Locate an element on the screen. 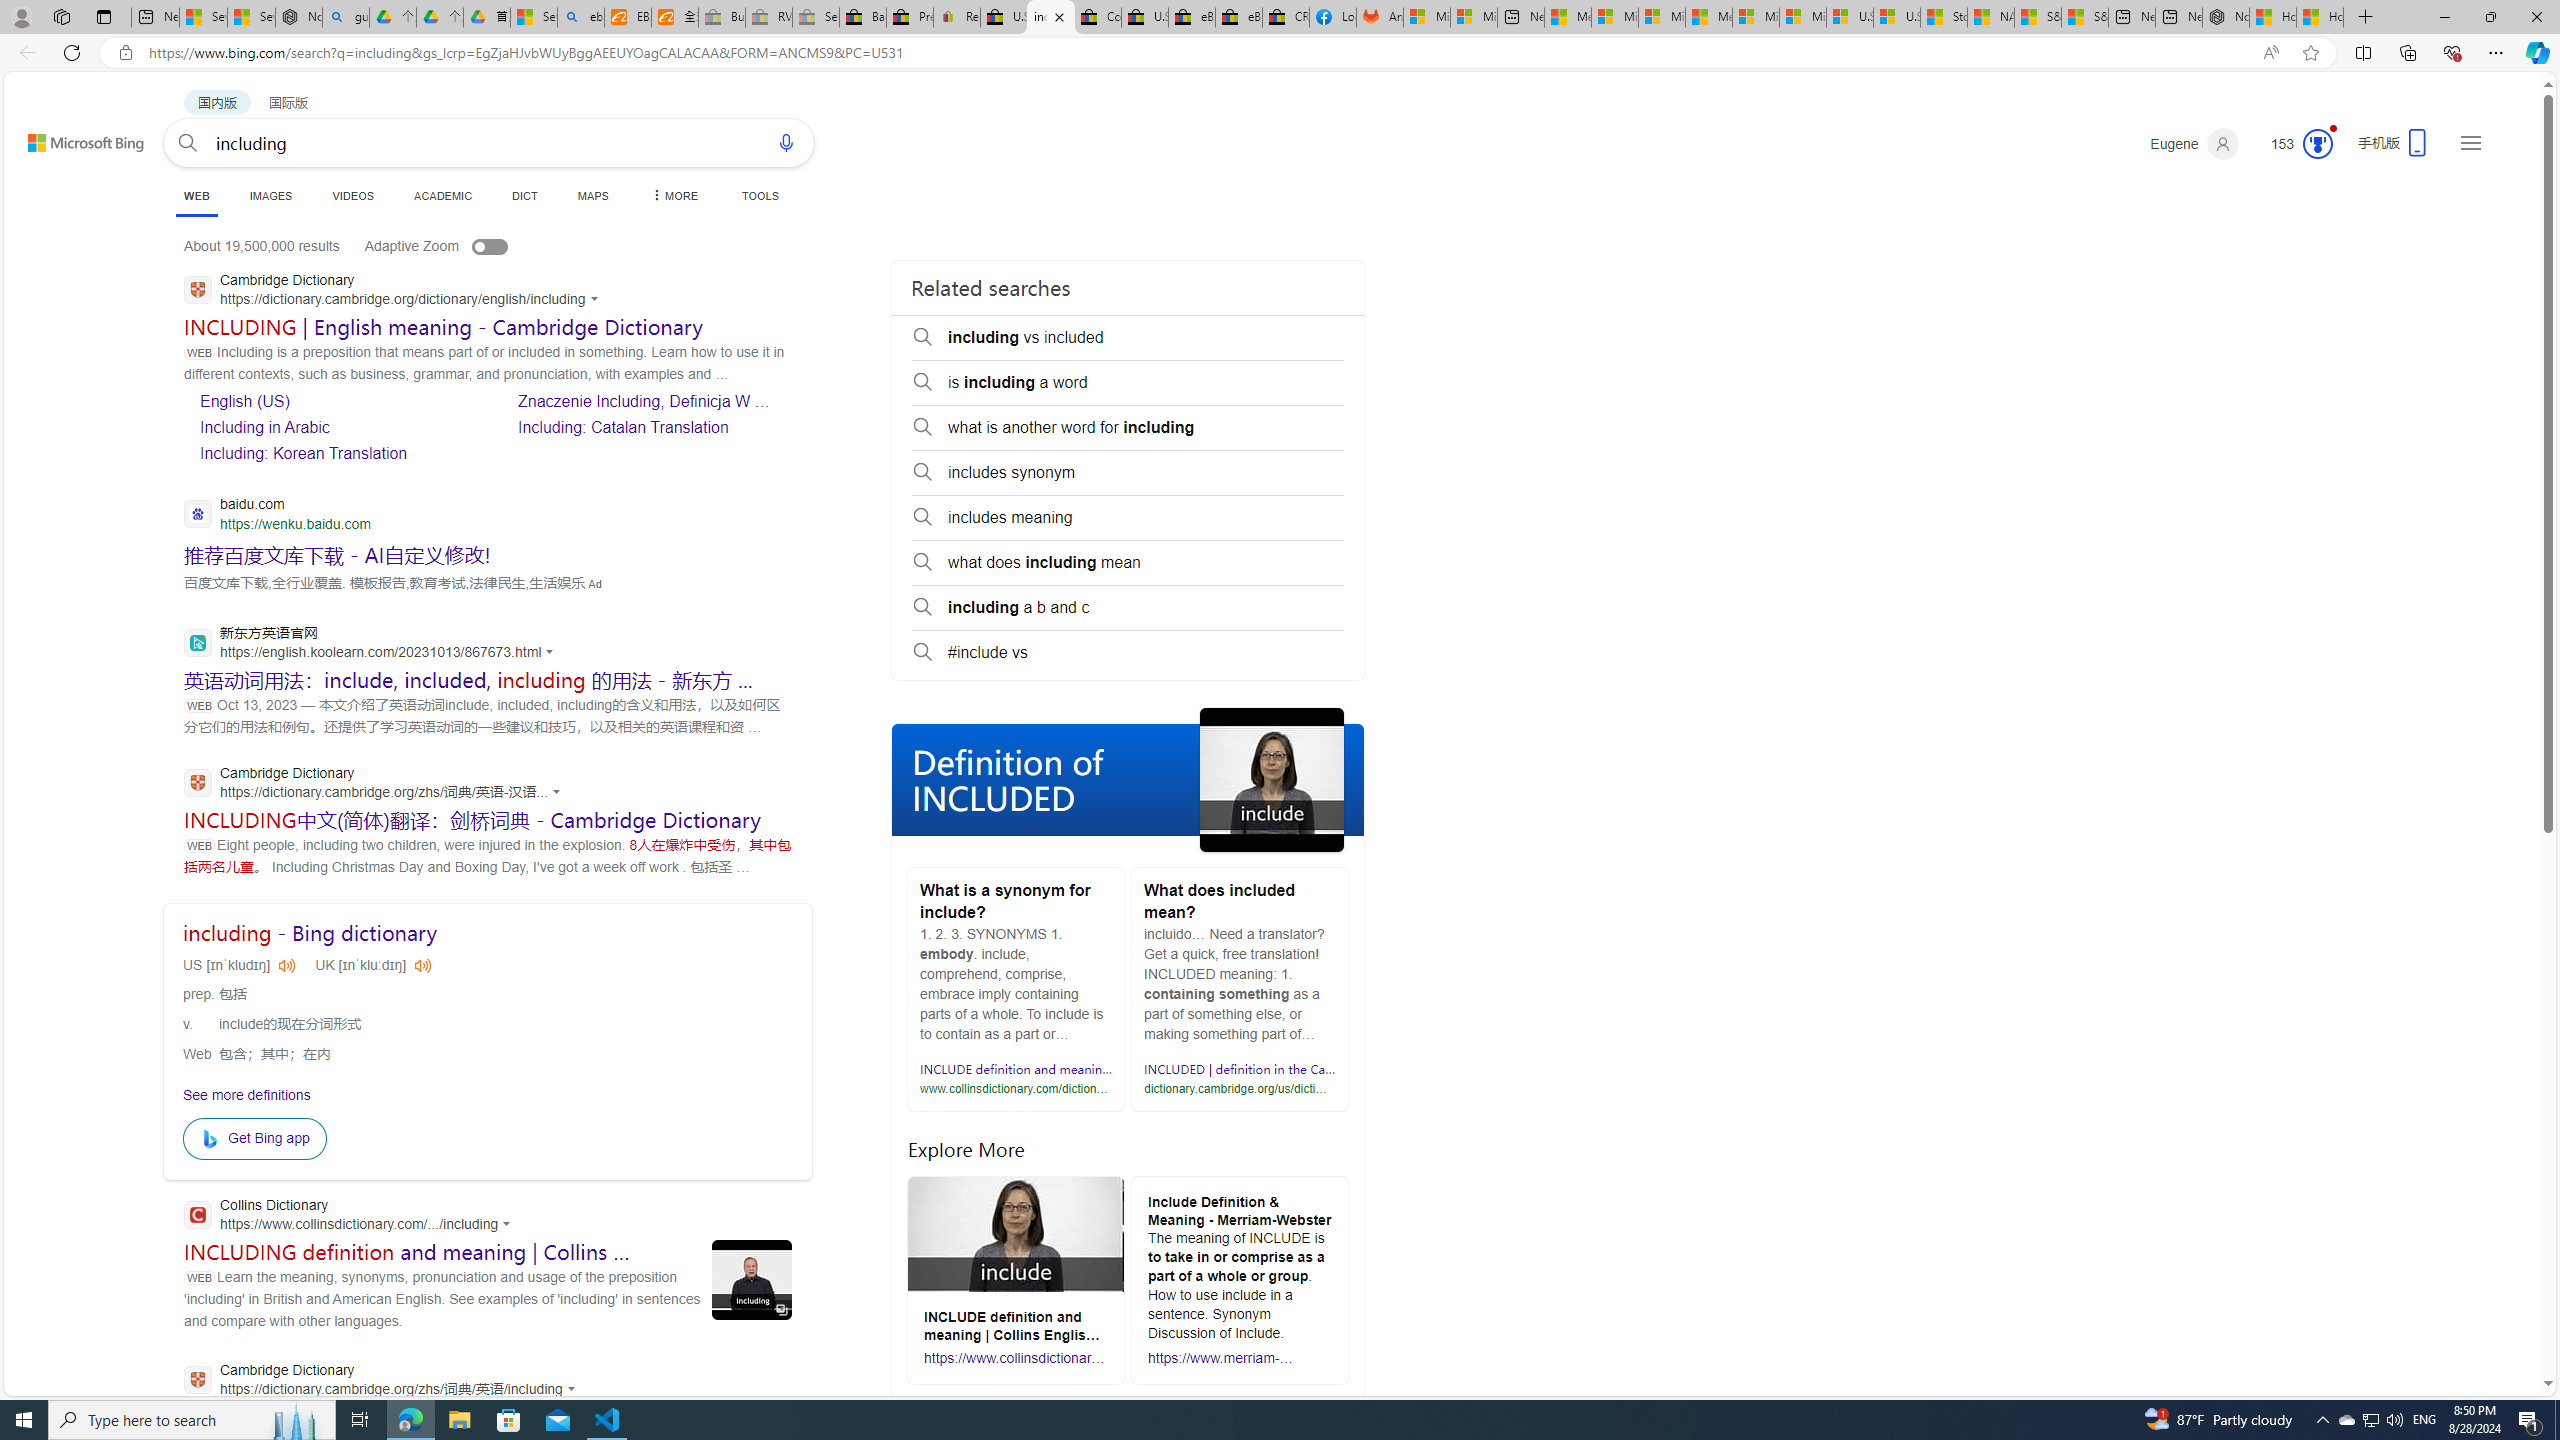 The width and height of the screenshot is (2560, 1440). 'S&P 500, Nasdaq end lower, weighed by Nvidia dip | Watch' is located at coordinates (2084, 16).